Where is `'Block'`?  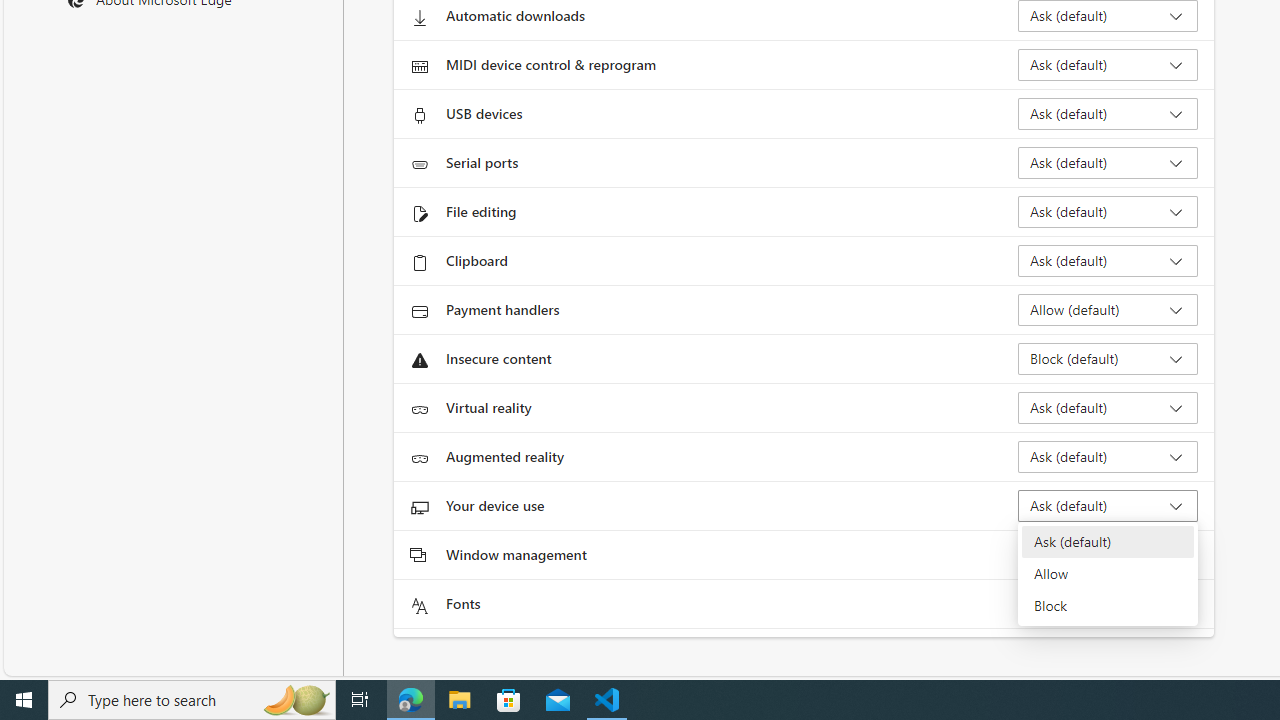 'Block' is located at coordinates (1106, 604).